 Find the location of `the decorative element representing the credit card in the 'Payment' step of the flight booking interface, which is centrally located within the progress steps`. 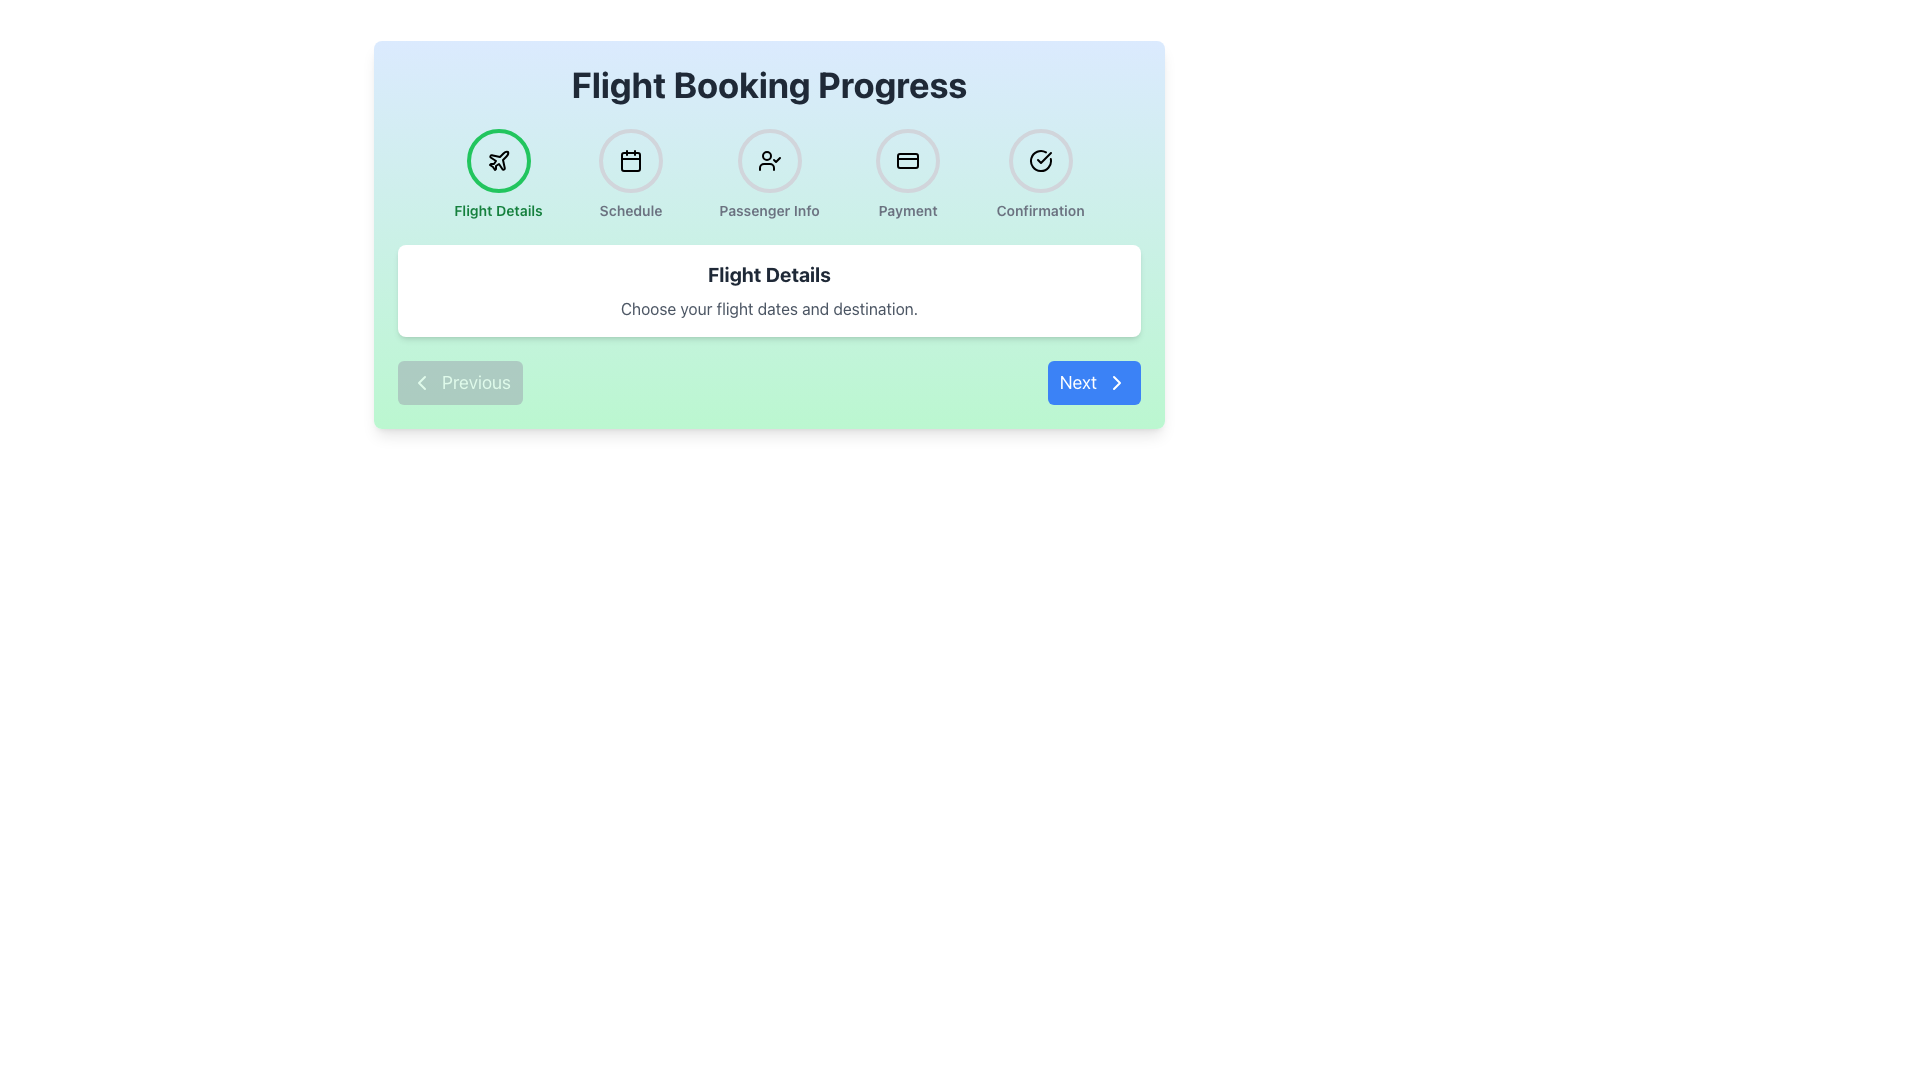

the decorative element representing the credit card in the 'Payment' step of the flight booking interface, which is centrally located within the progress steps is located at coordinates (907, 160).